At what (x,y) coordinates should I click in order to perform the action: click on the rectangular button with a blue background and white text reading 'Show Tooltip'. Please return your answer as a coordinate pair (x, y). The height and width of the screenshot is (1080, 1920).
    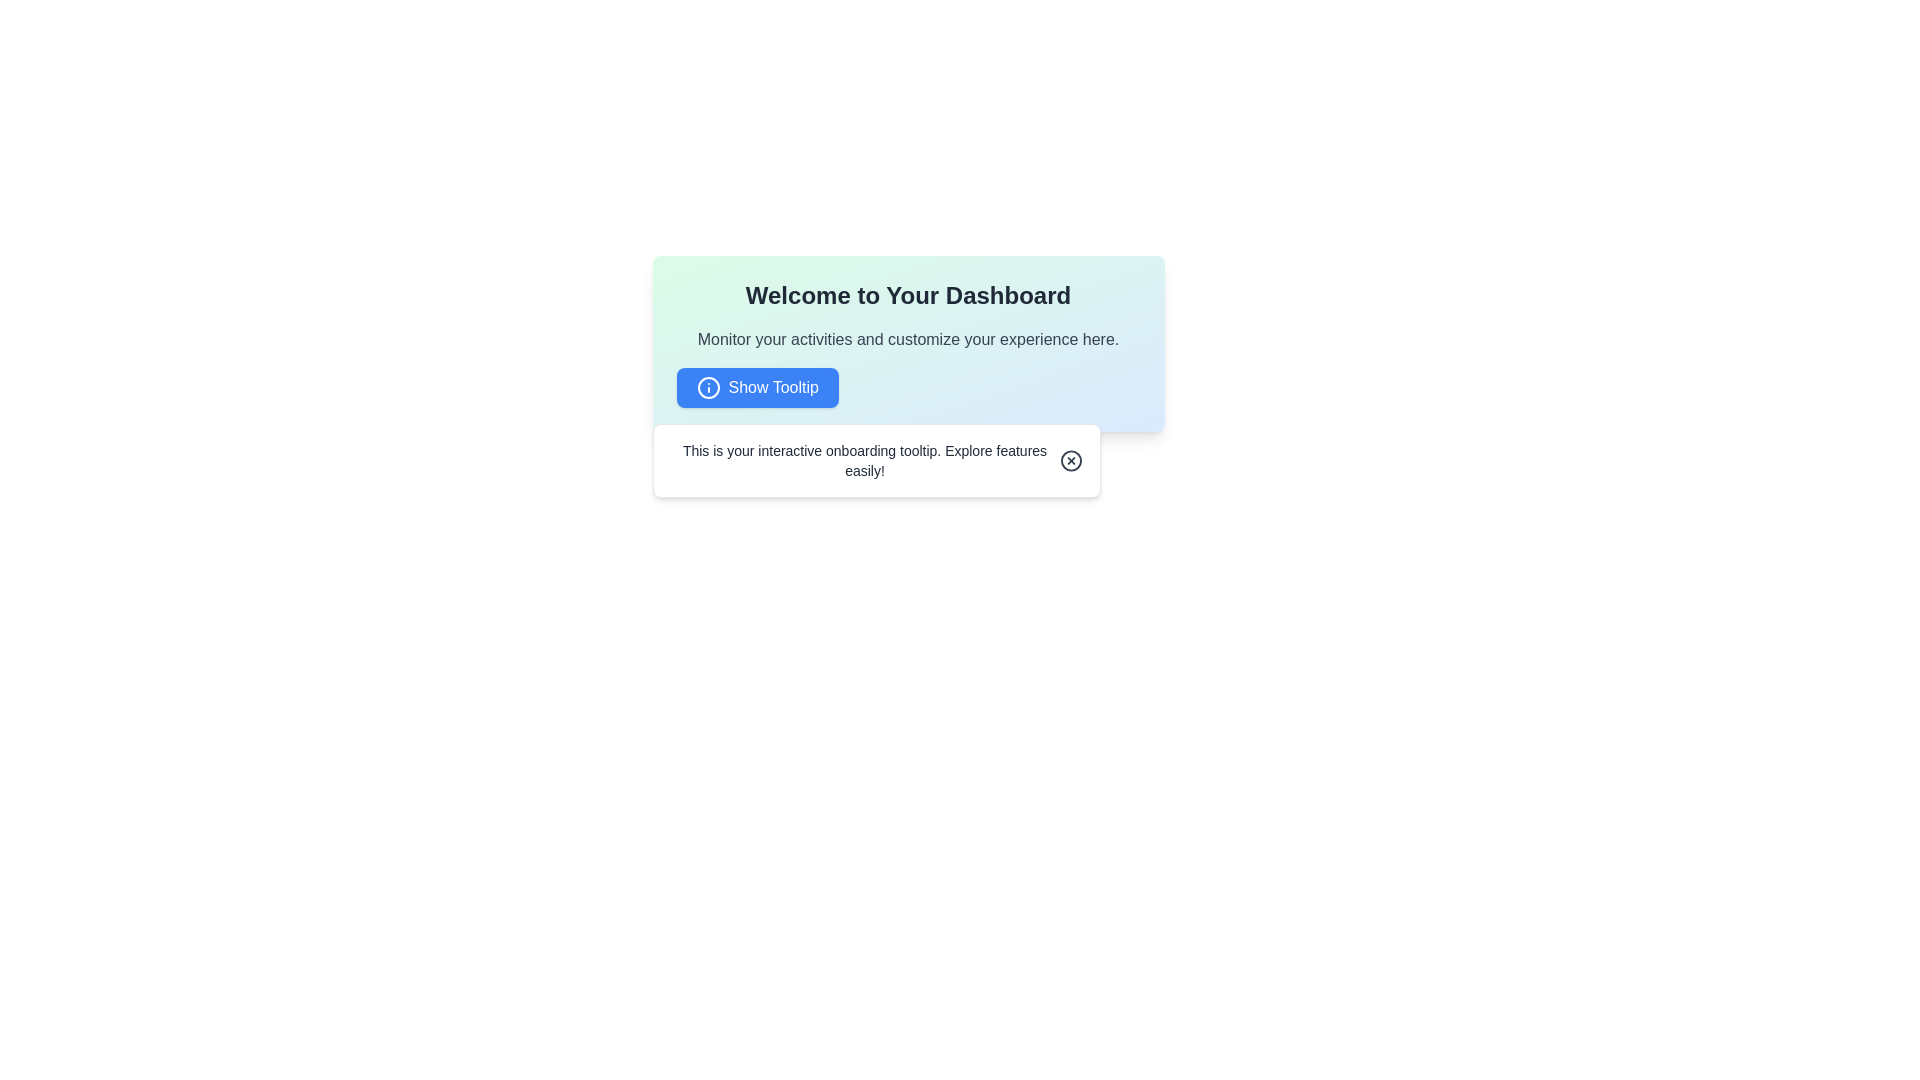
    Looking at the image, I should click on (756, 388).